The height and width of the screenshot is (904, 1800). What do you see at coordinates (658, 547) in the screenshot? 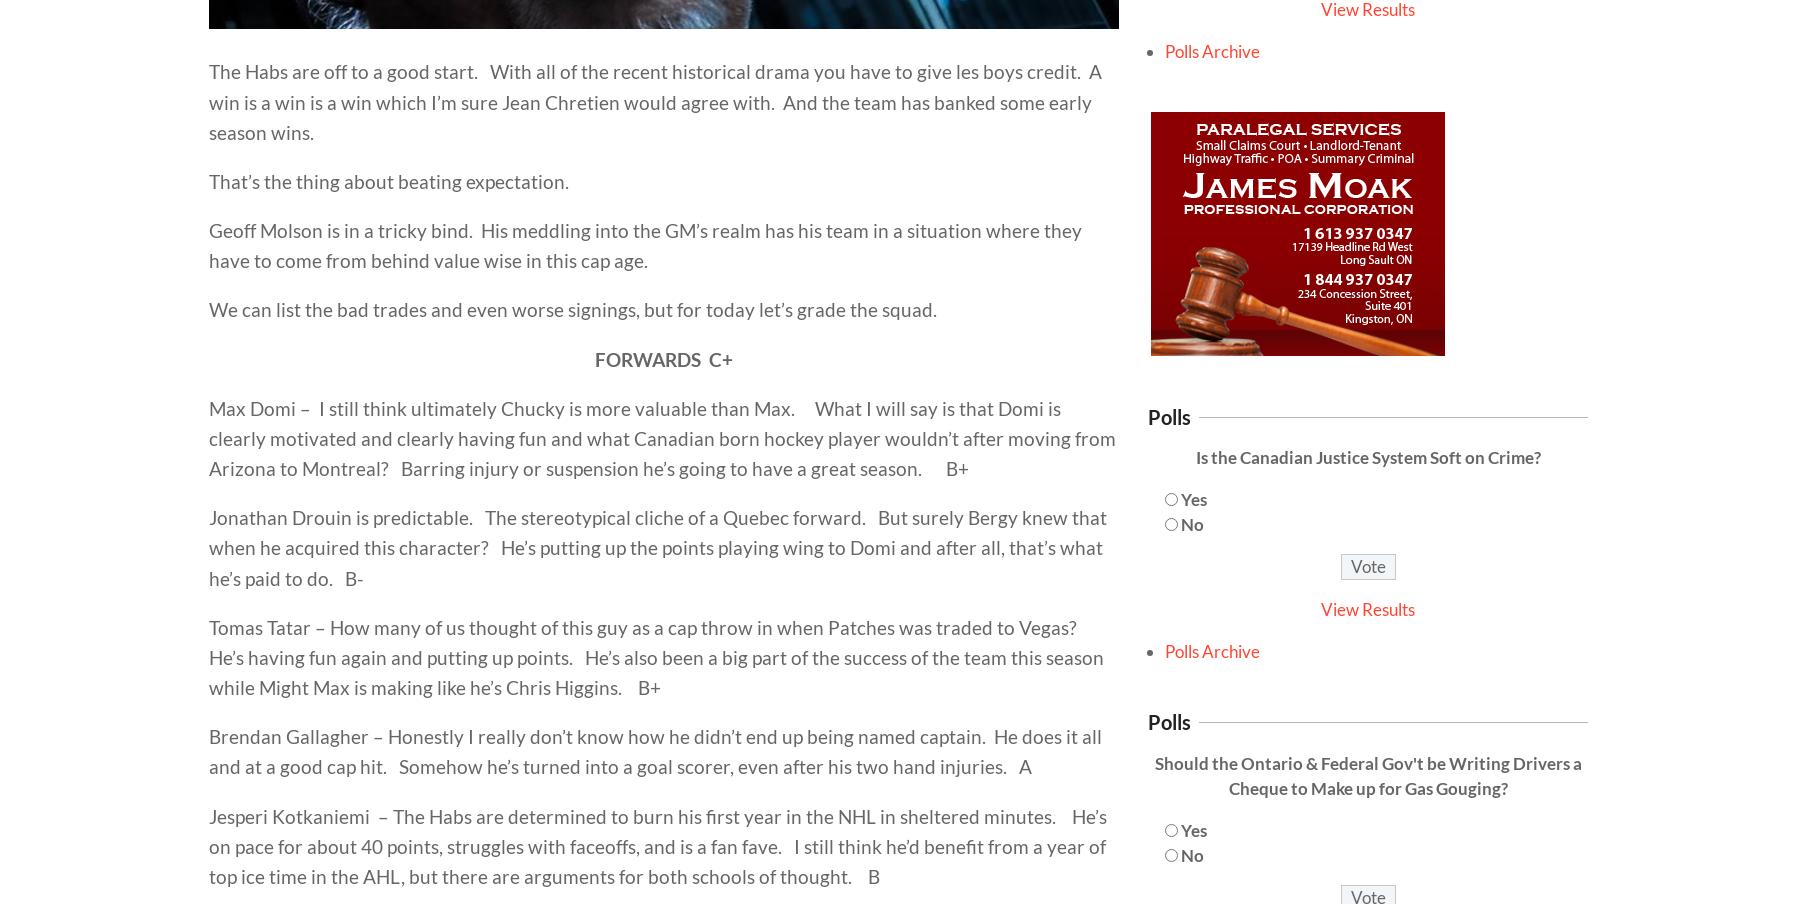
I see `'Jonathan Drouin is predictable.   The stereotypical cliche of a Quebec forward.   But surely Bergy knew that when he acquired this character?   He’s putting up the points playing wing to Domi and after all, that’s what he’s paid to do.   B-'` at bounding box center [658, 547].